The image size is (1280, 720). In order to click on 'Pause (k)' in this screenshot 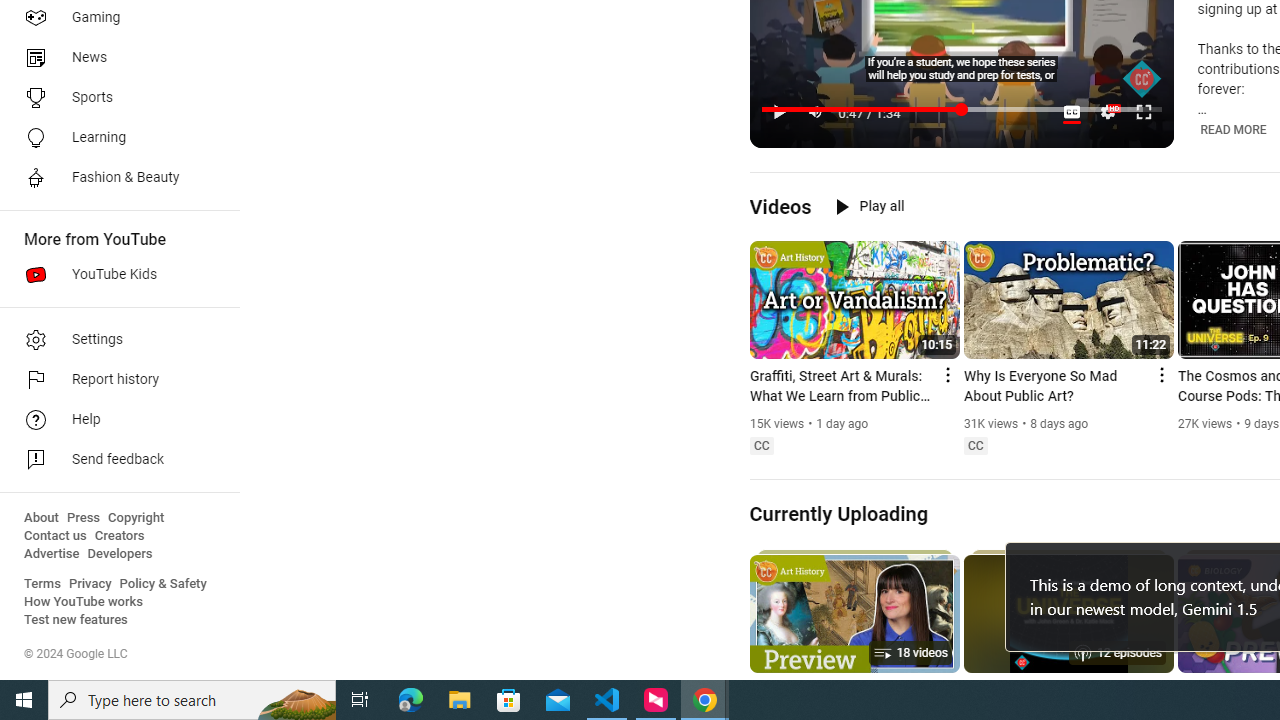, I will do `click(778, 112)`.